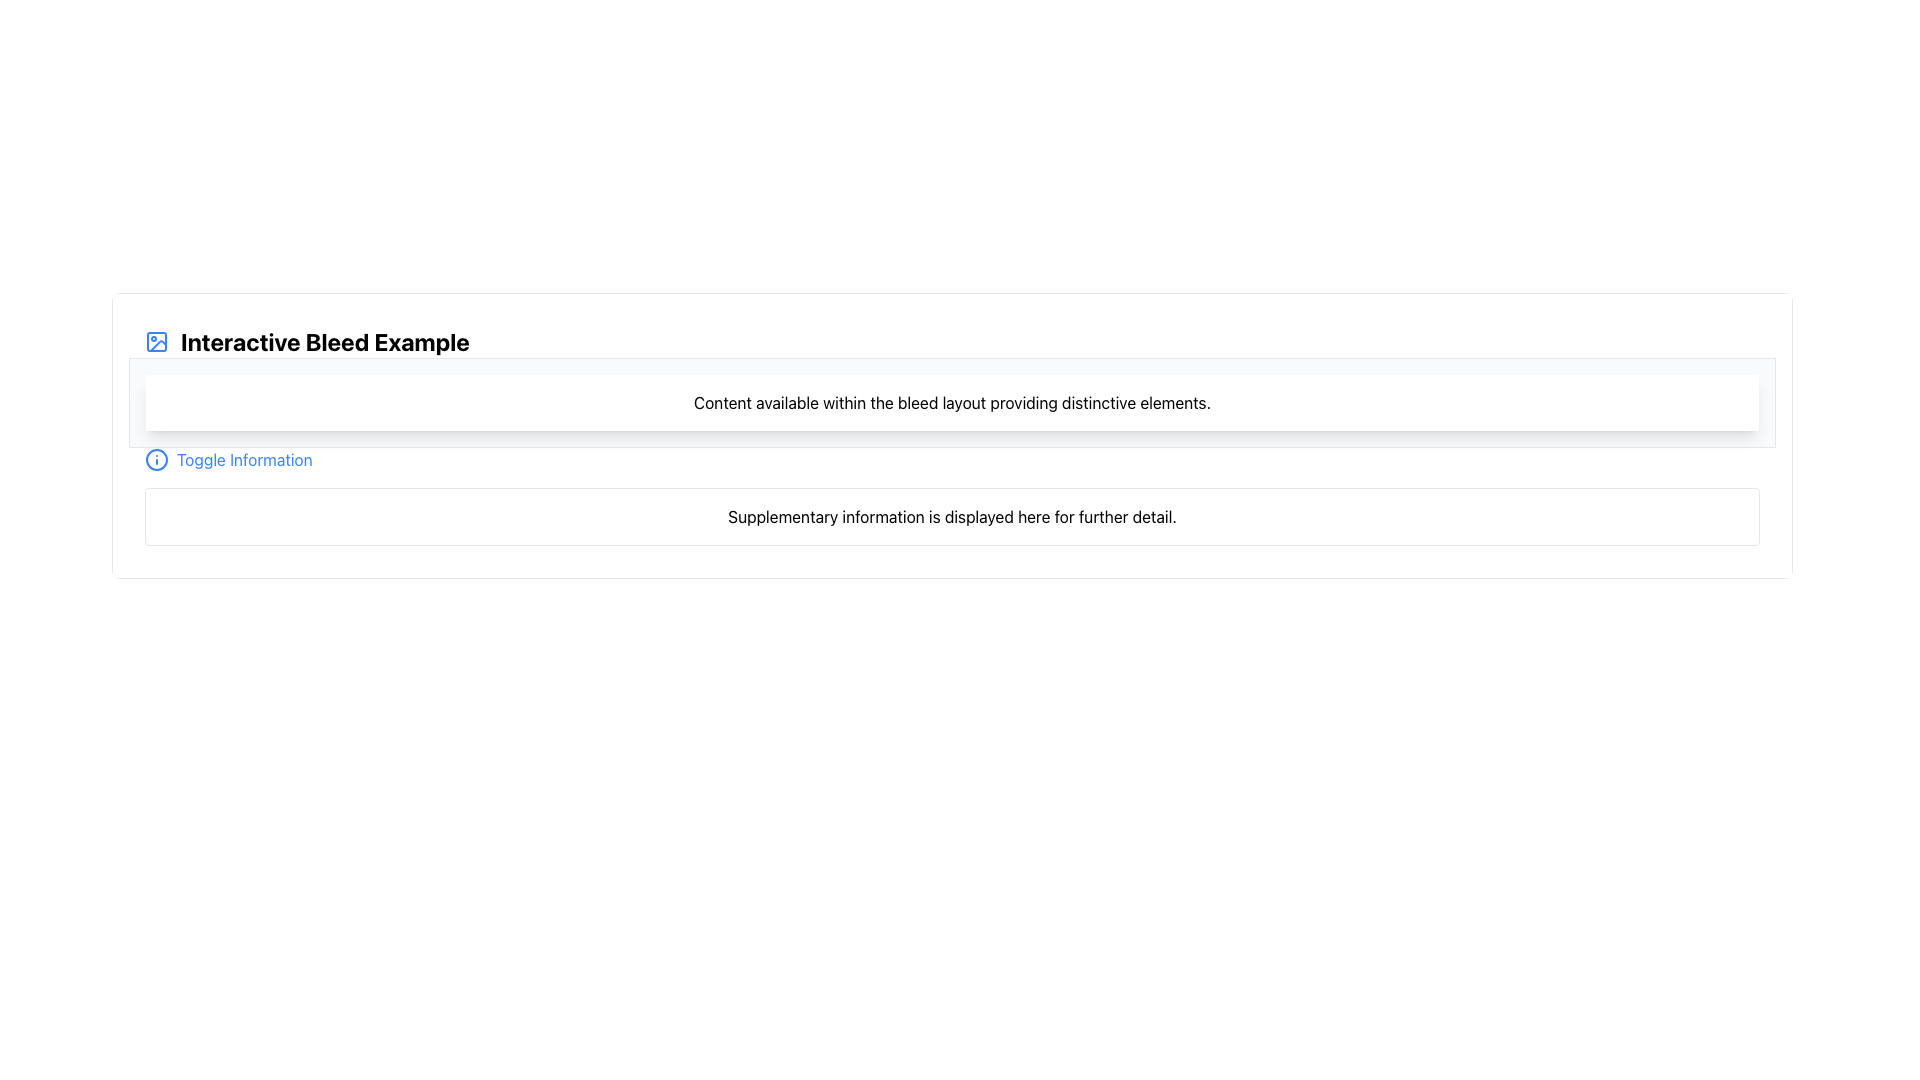 This screenshot has height=1080, width=1920. What do you see at coordinates (156, 341) in the screenshot?
I see `the decorative icon located to the left of the 'Interactive Bleed Example' title text` at bounding box center [156, 341].